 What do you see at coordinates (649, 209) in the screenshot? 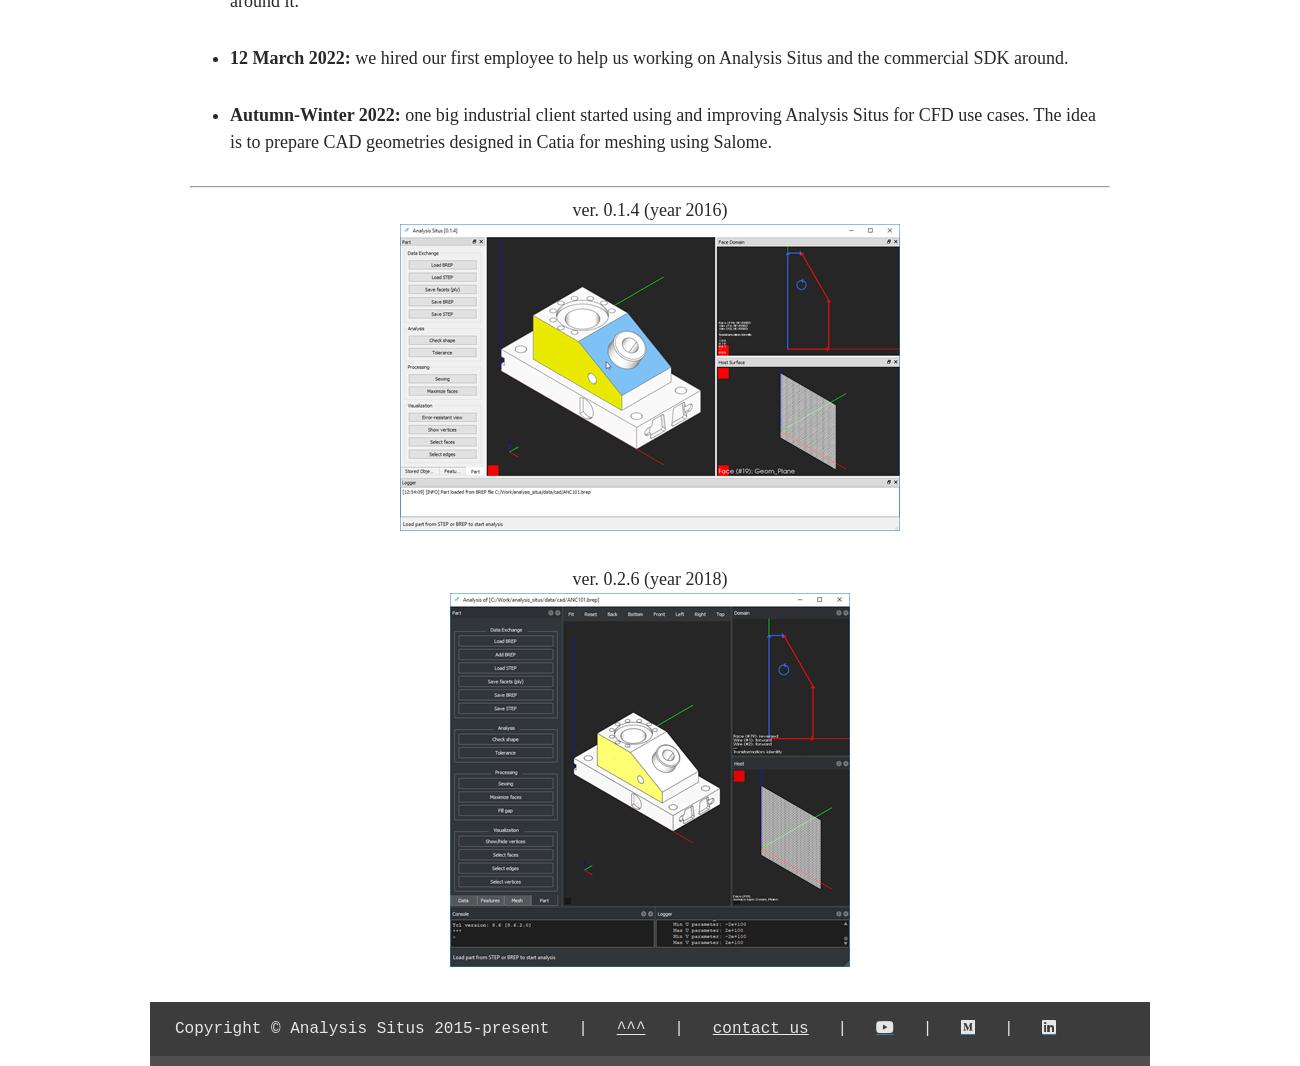
I see `'ver. 0.1.4 (year 2016)'` at bounding box center [649, 209].